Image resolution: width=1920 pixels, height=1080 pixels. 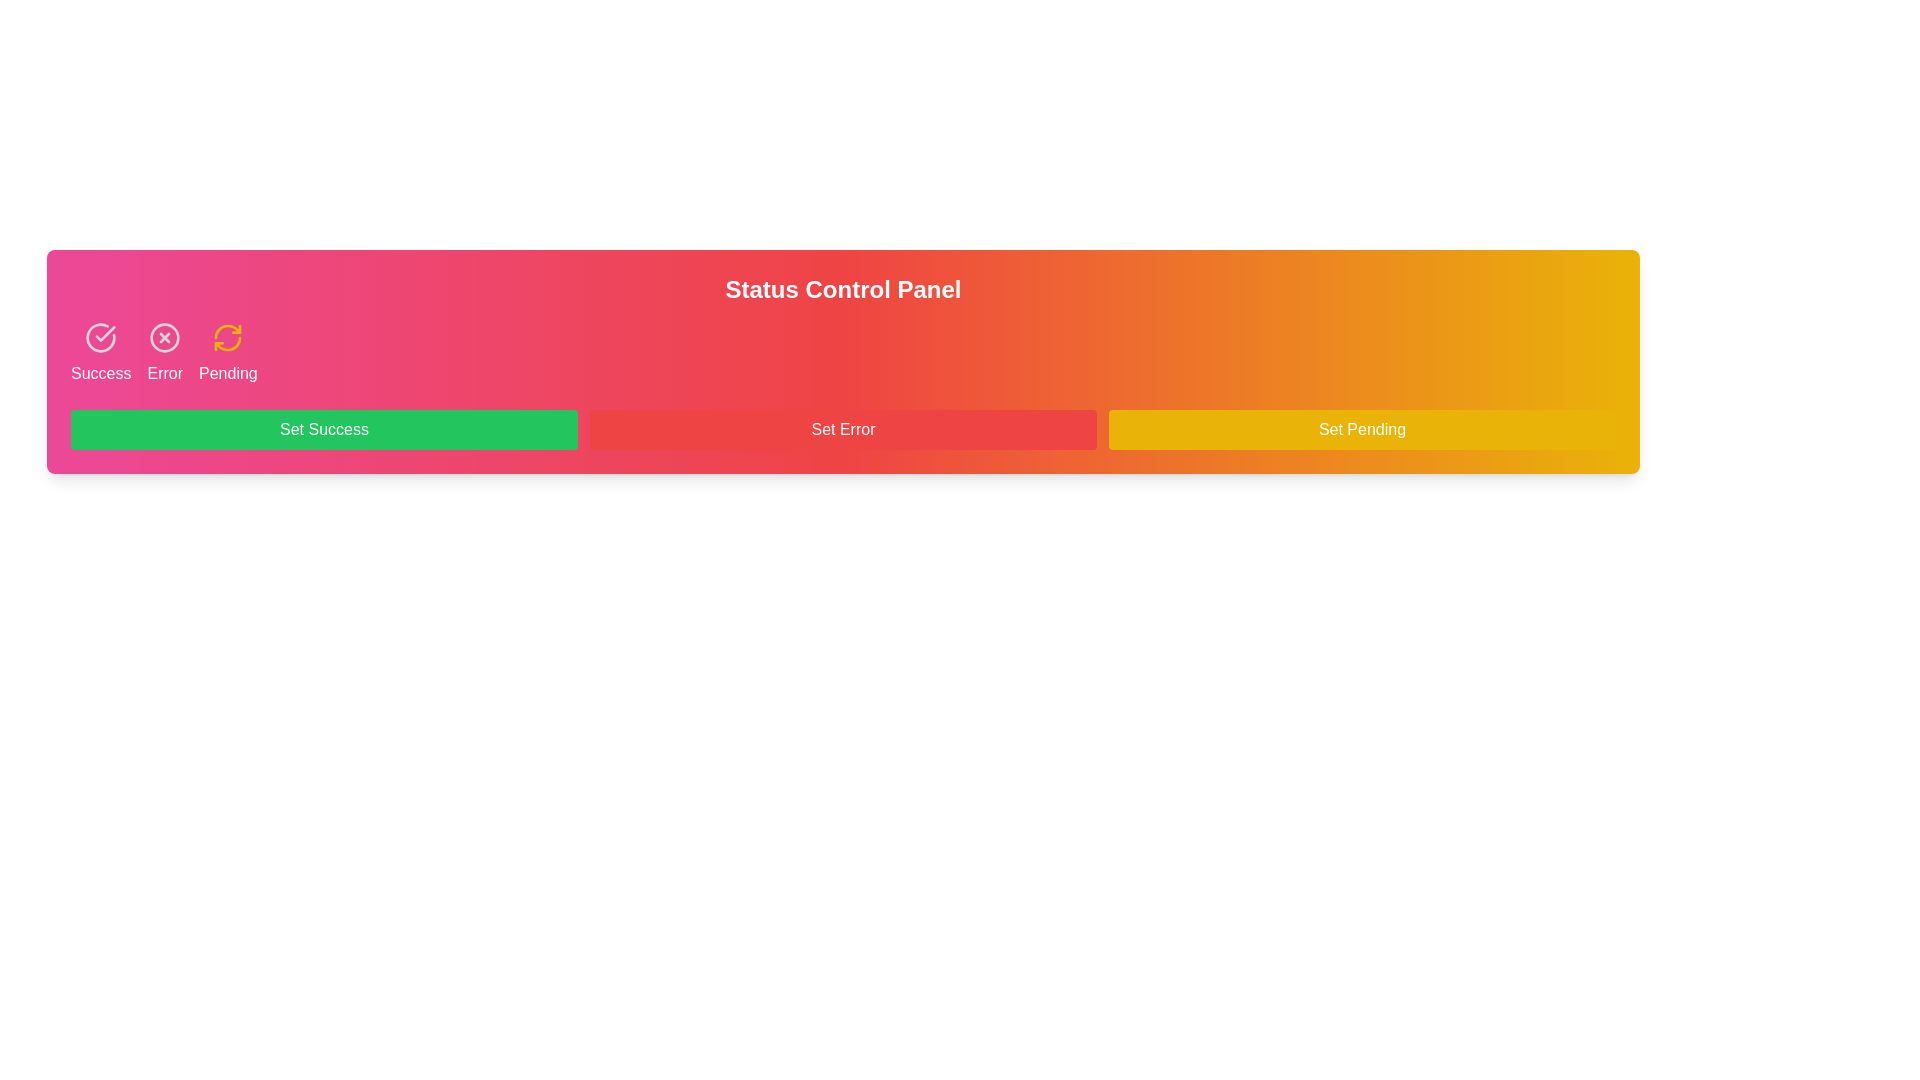 What do you see at coordinates (165, 374) in the screenshot?
I see `the 'Error' status text label, which is the second text label in a pink gradient panel located beneath the second icon` at bounding box center [165, 374].